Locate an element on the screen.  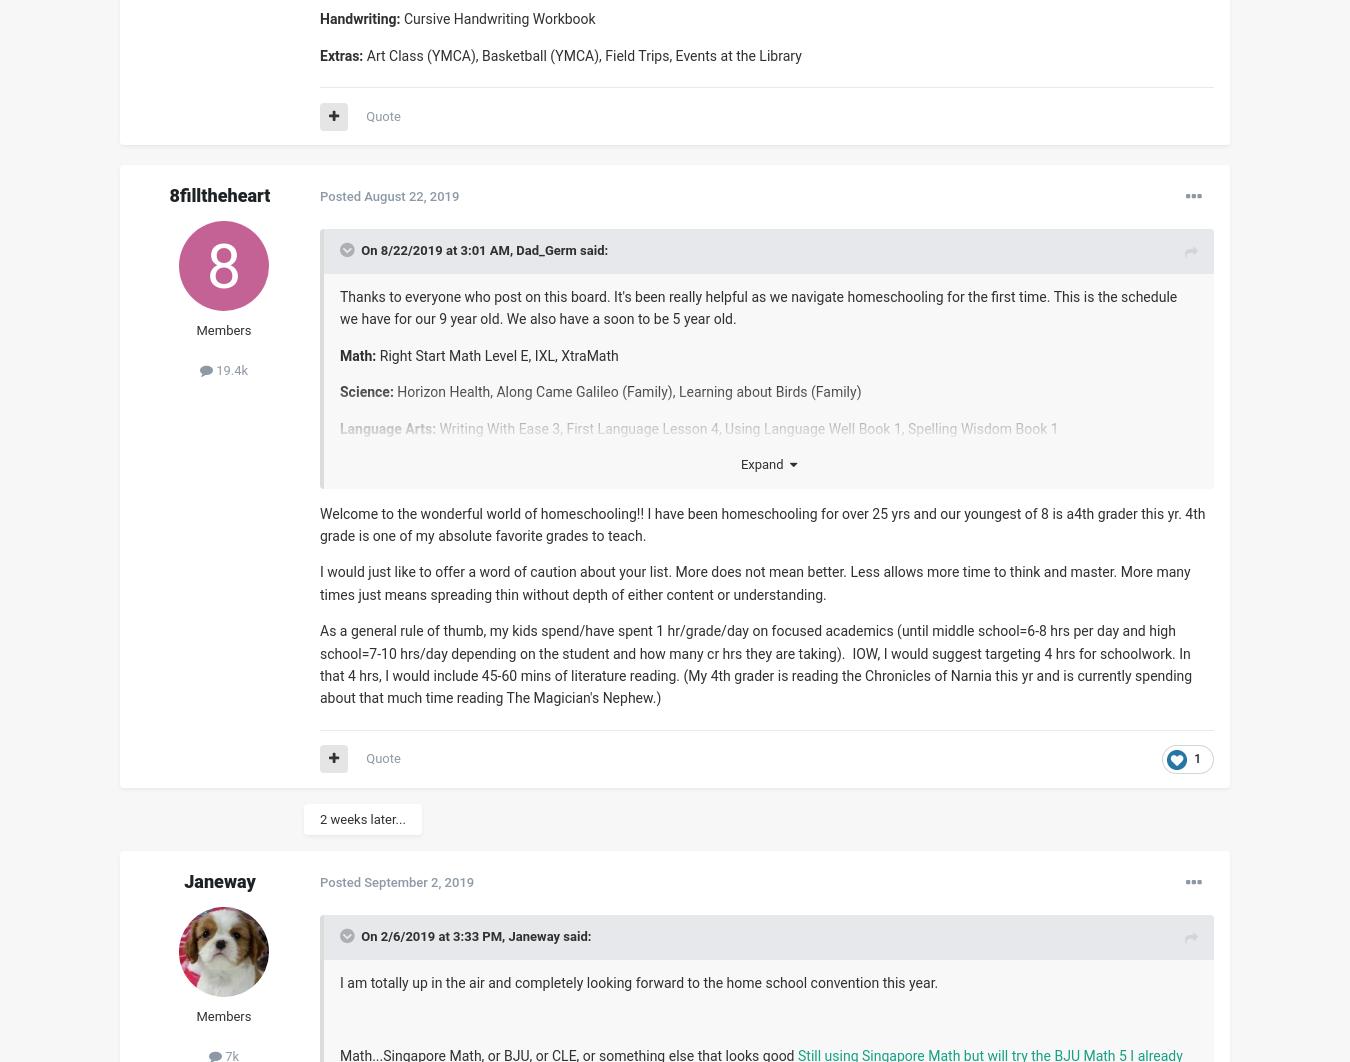
'On 8/22/2019 at 3:01 AM,' is located at coordinates (438, 250).